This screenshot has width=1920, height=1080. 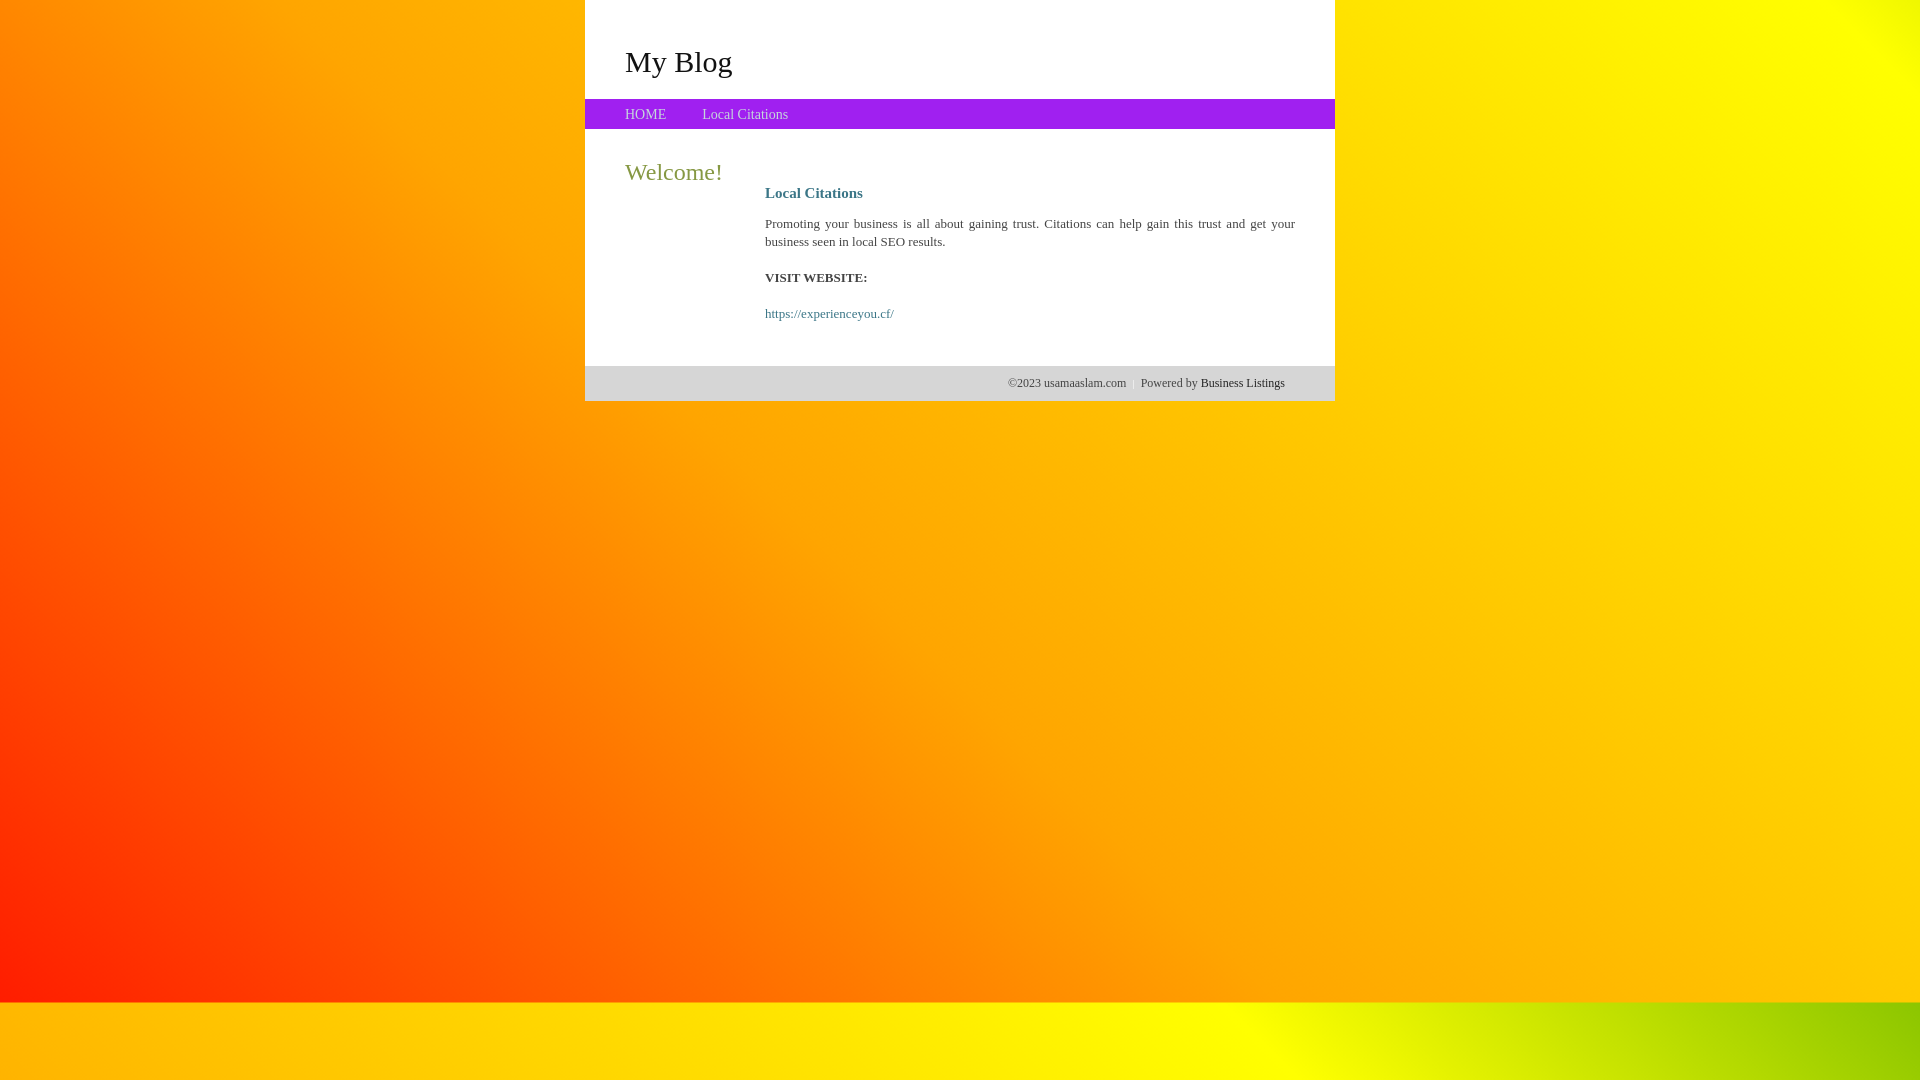 What do you see at coordinates (623, 114) in the screenshot?
I see `'HOME'` at bounding box center [623, 114].